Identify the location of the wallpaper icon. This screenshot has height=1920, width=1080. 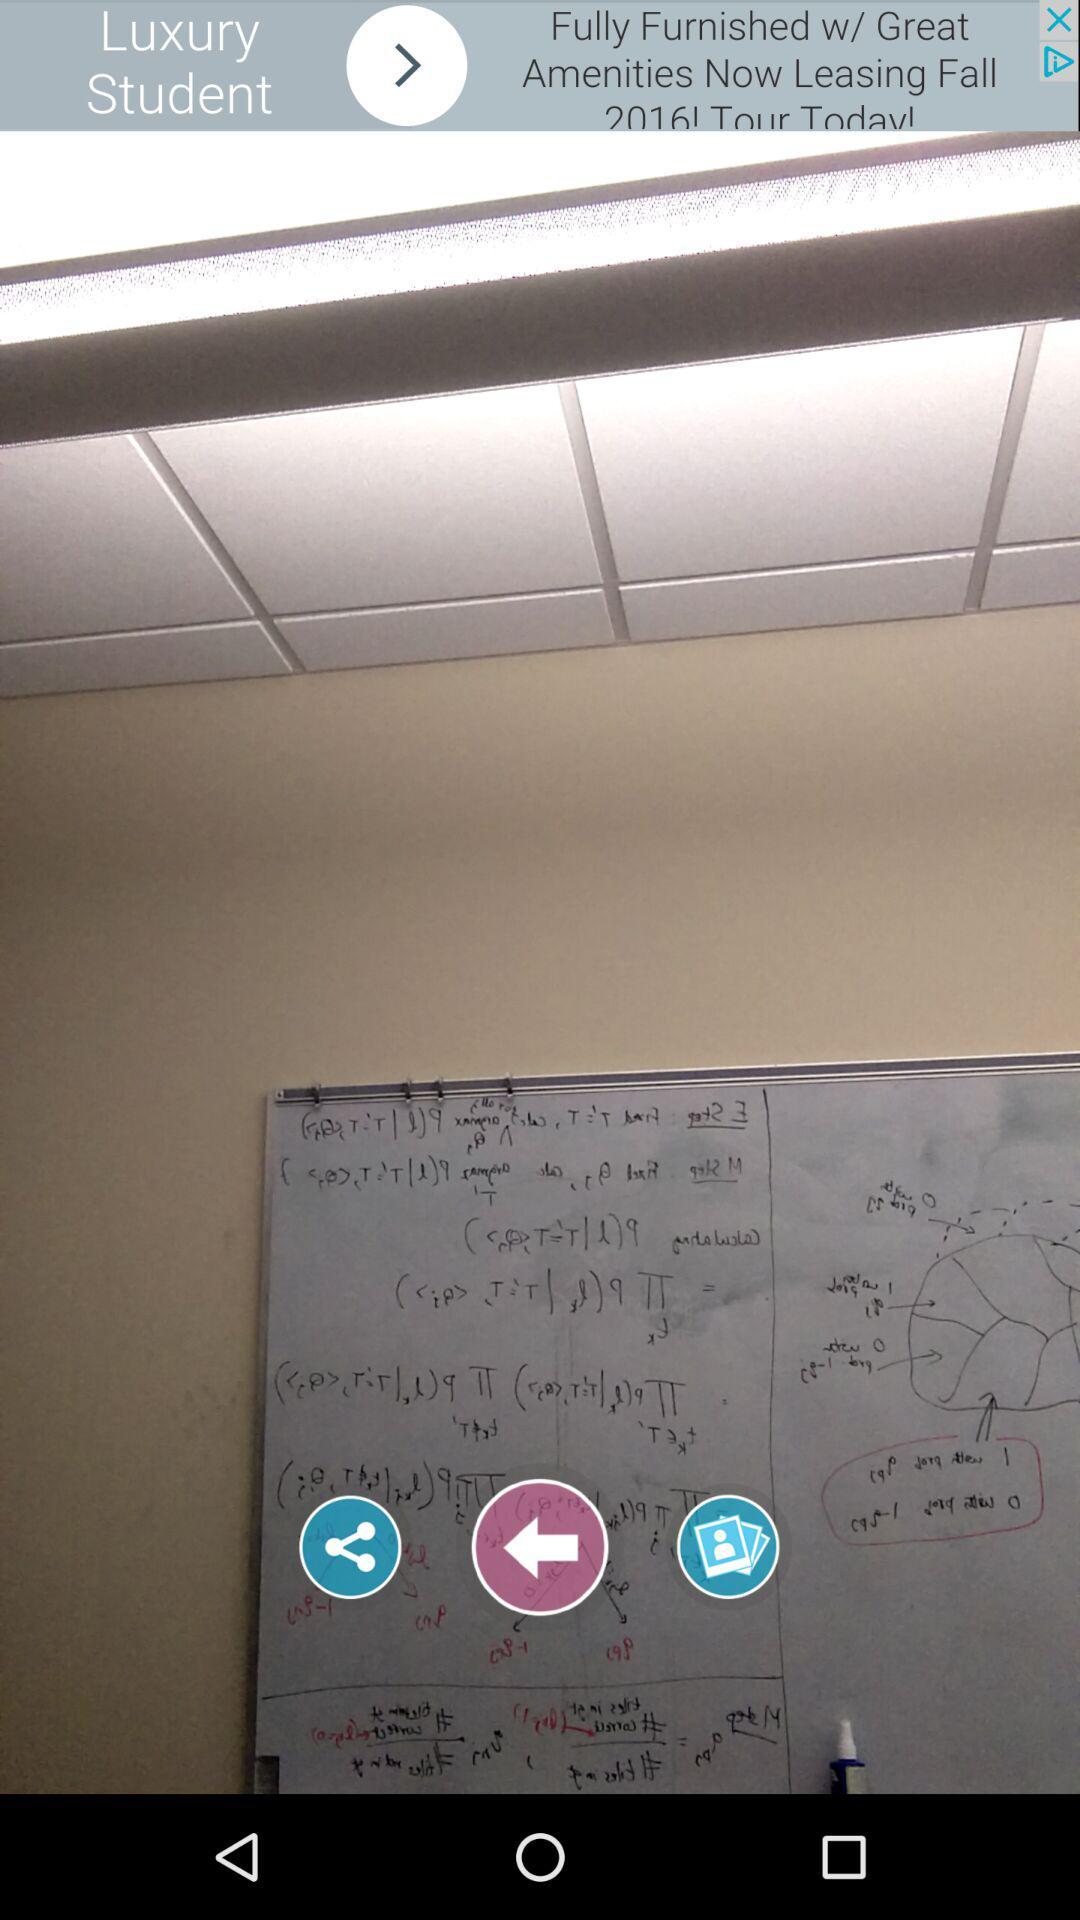
(729, 1529).